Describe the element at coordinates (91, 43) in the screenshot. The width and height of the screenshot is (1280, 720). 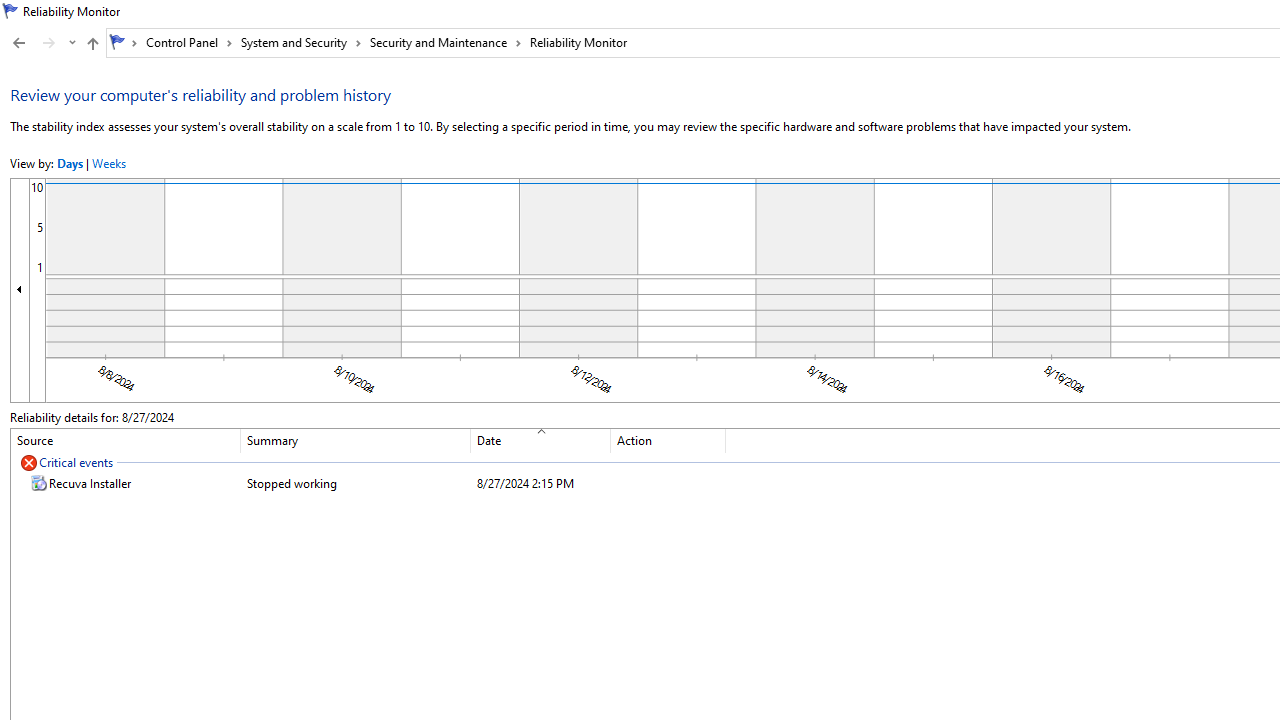
I see `'Up to "Security and Maintenance" (Alt + Up Arrow)'` at that location.